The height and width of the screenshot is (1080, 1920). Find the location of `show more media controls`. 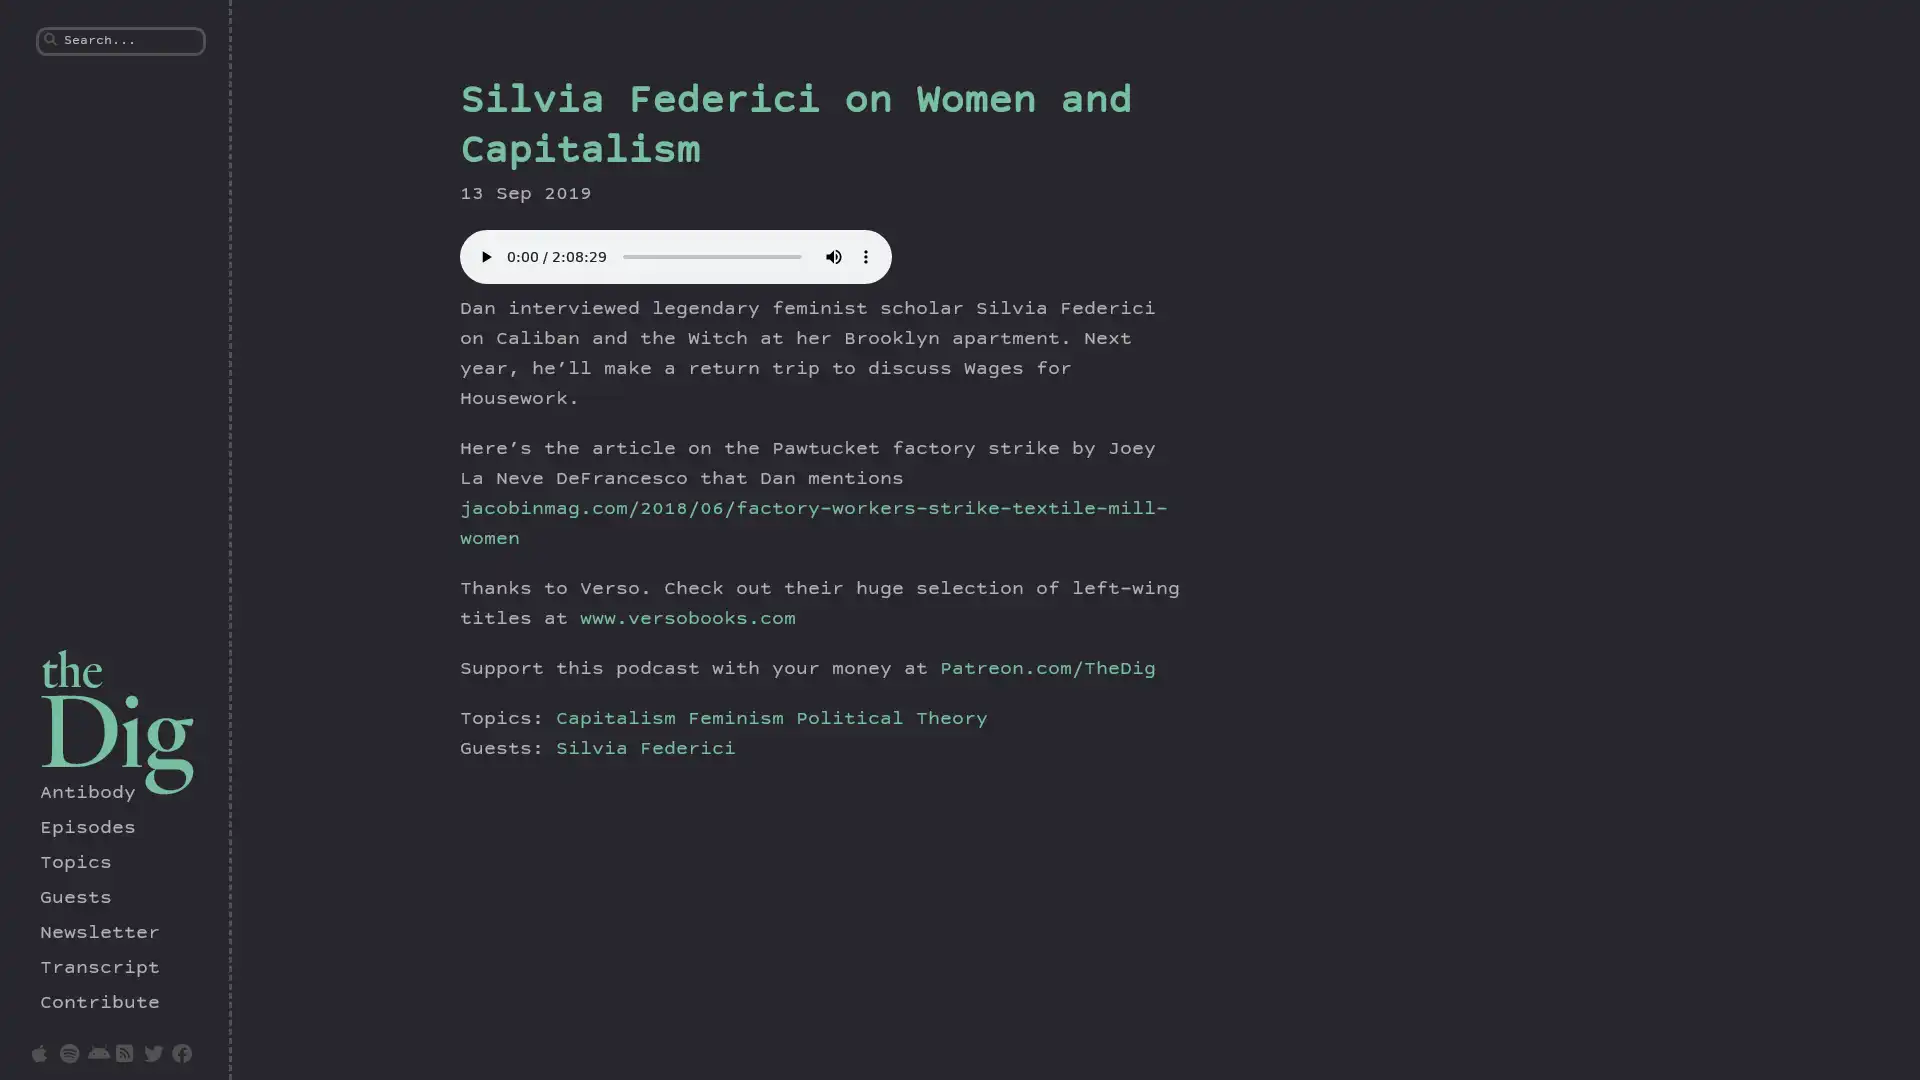

show more media controls is located at coordinates (865, 256).